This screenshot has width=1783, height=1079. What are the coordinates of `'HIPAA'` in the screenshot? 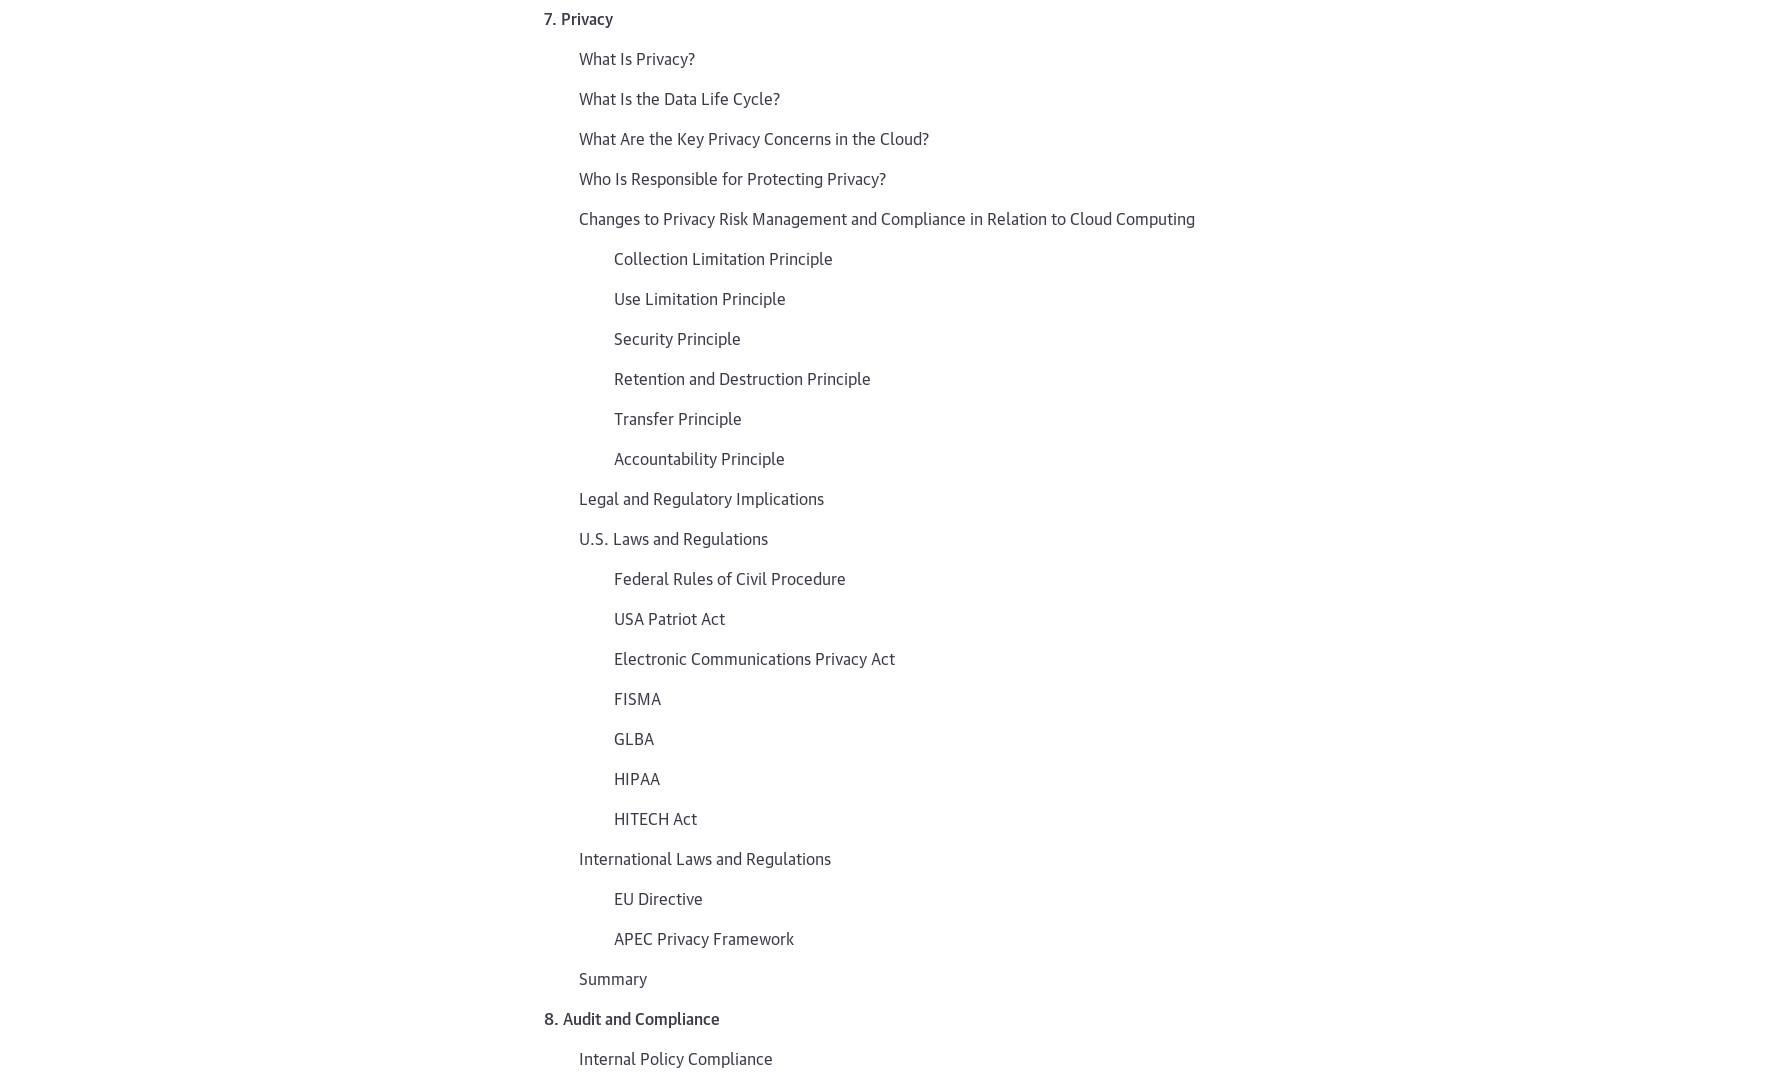 It's located at (637, 776).